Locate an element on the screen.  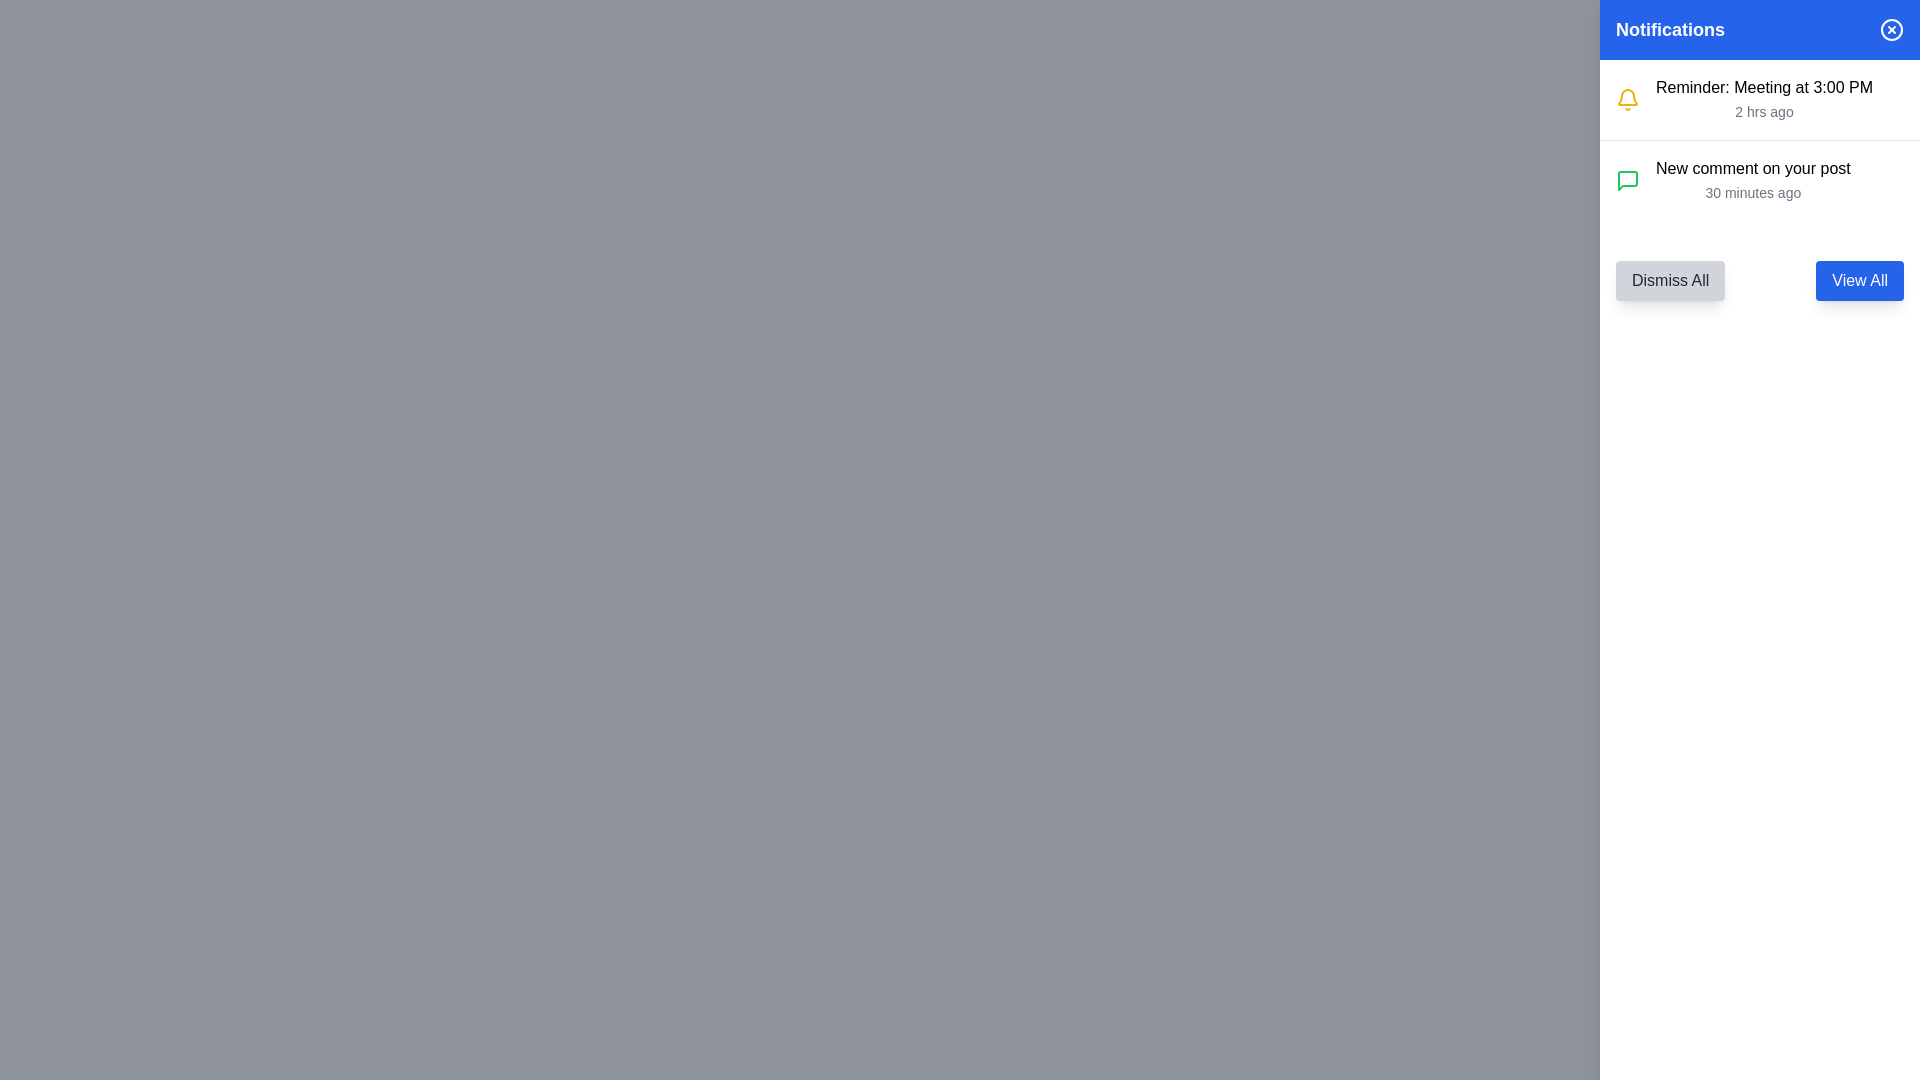
the circular outline icon on the small blue background located near the top-right corner of the notifications panel, which represents a close or dismiss action is located at coordinates (1890, 30).